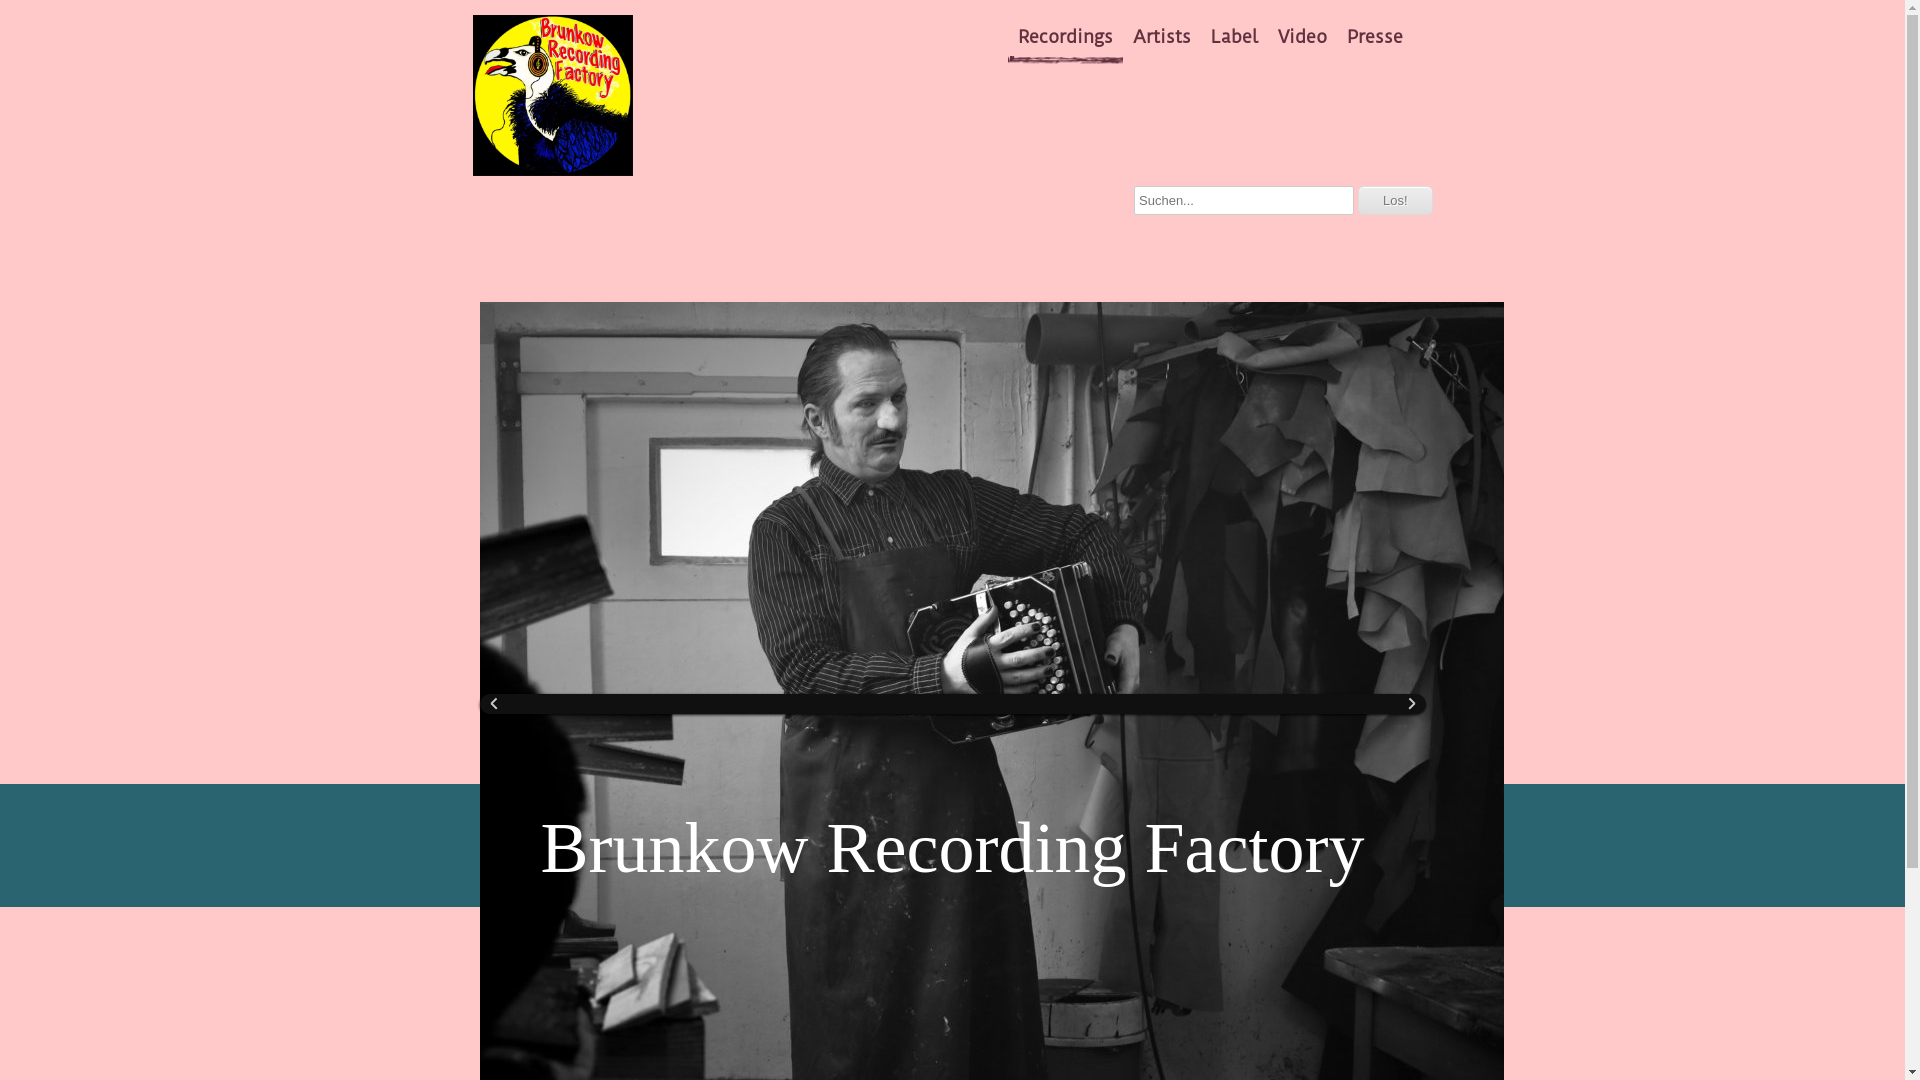 This screenshot has height=1080, width=1920. What do you see at coordinates (1161, 37) in the screenshot?
I see `'Artists'` at bounding box center [1161, 37].